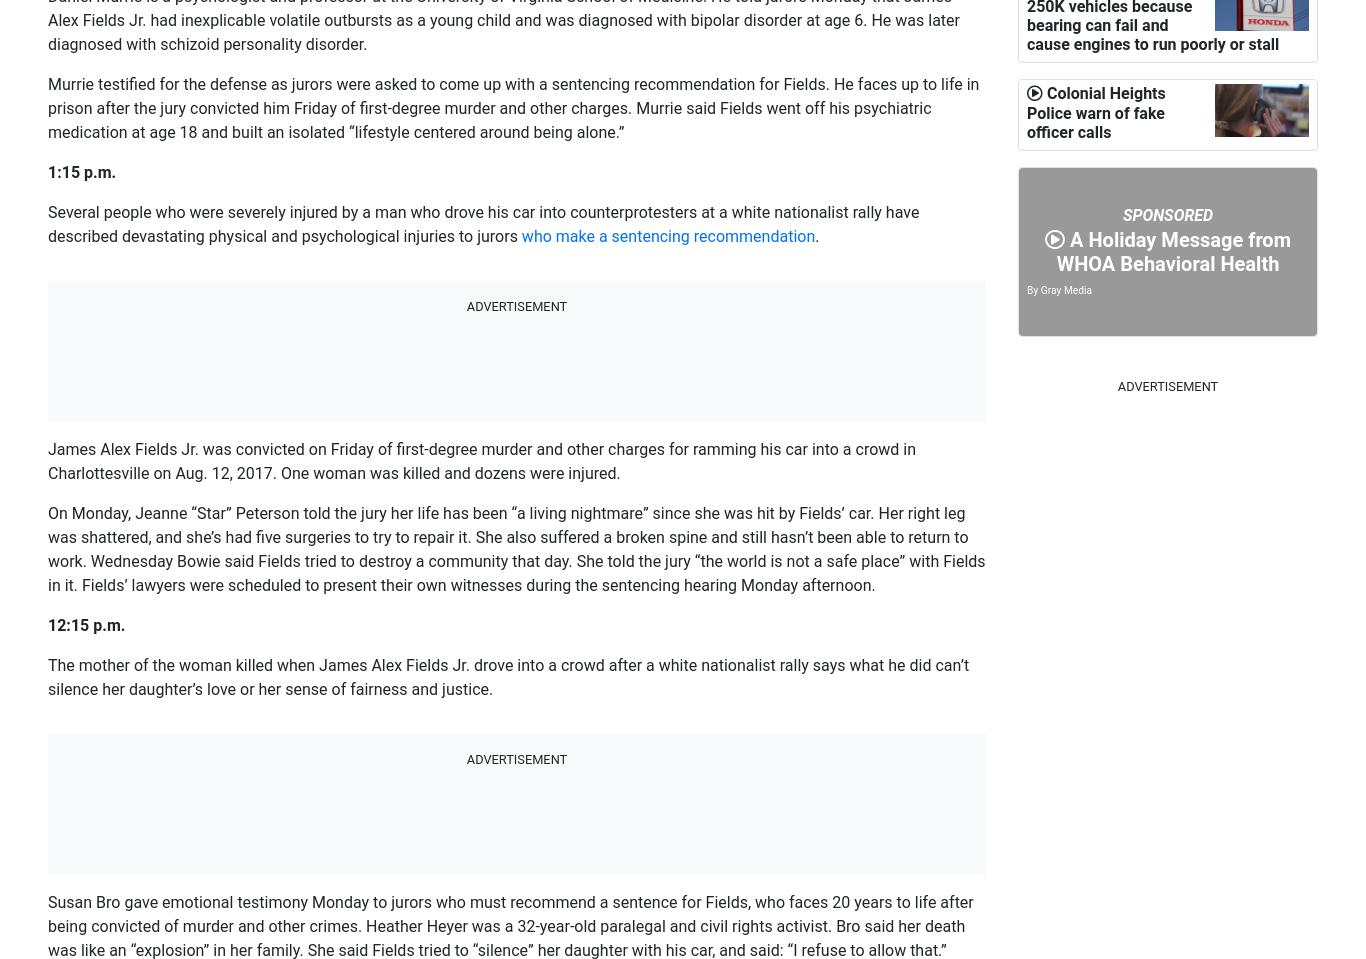  What do you see at coordinates (816, 236) in the screenshot?
I see `'.'` at bounding box center [816, 236].